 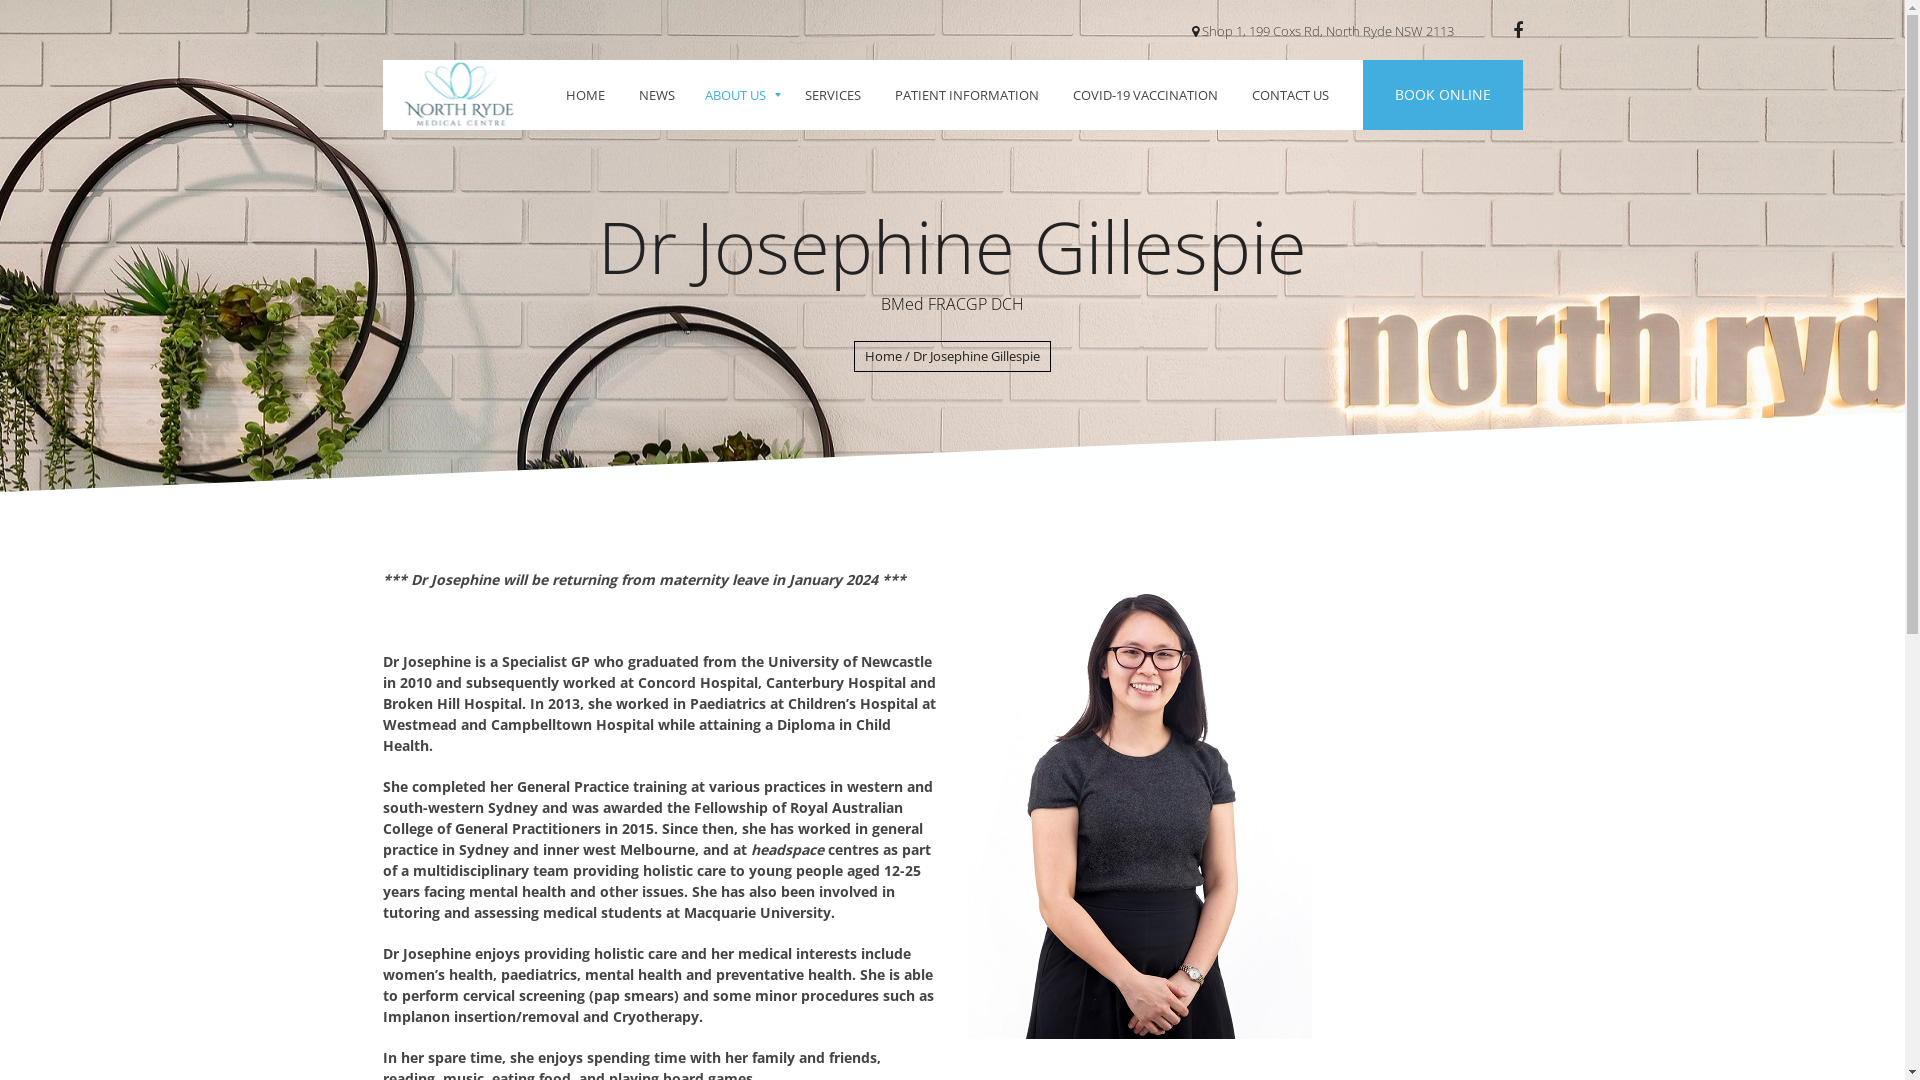 I want to click on 'HOME', so click(x=547, y=95).